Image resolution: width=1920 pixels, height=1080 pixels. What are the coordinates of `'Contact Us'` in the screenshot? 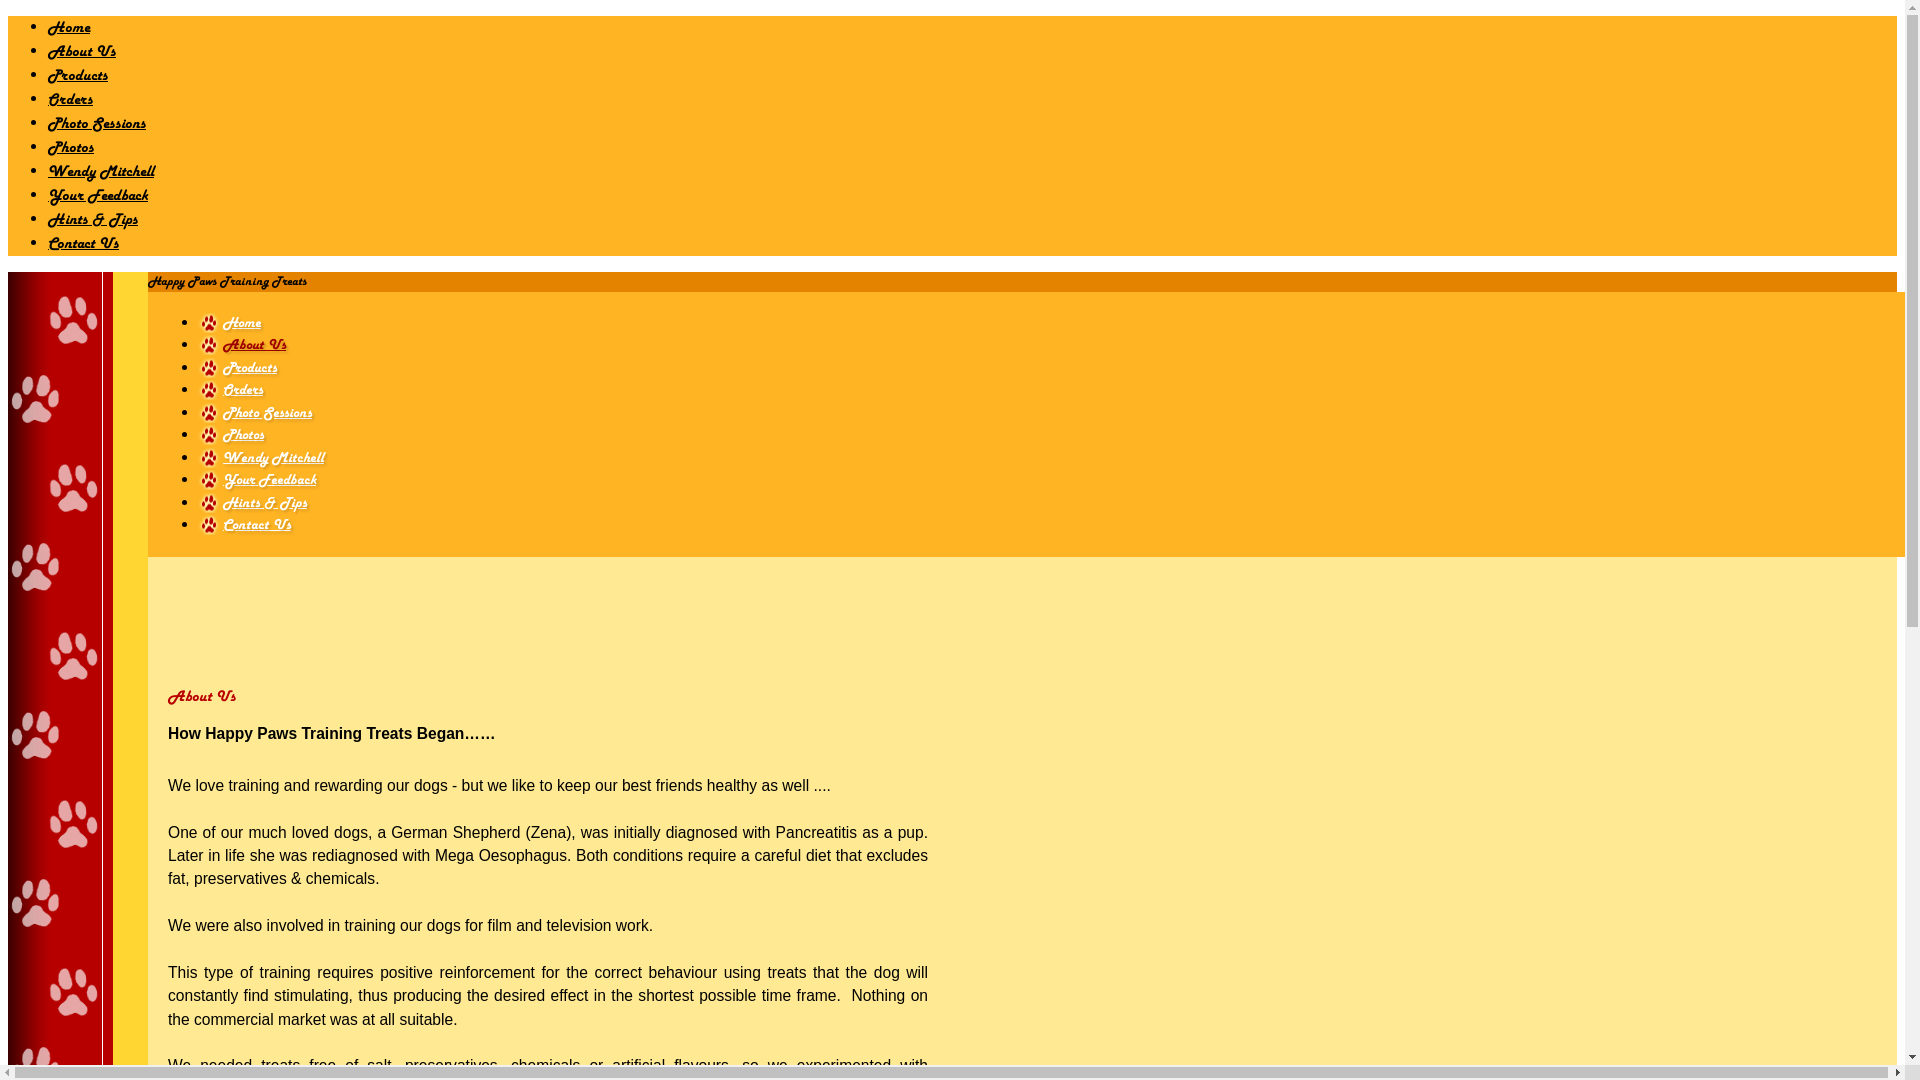 It's located at (243, 523).